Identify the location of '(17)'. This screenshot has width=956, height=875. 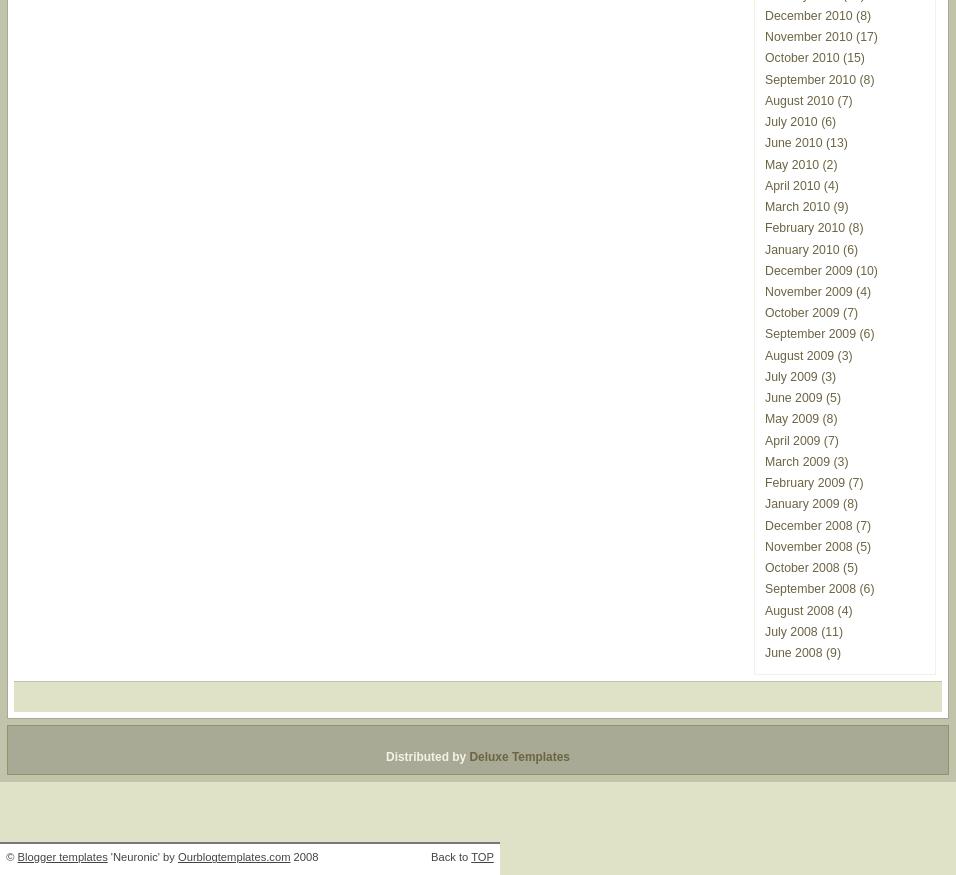
(864, 36).